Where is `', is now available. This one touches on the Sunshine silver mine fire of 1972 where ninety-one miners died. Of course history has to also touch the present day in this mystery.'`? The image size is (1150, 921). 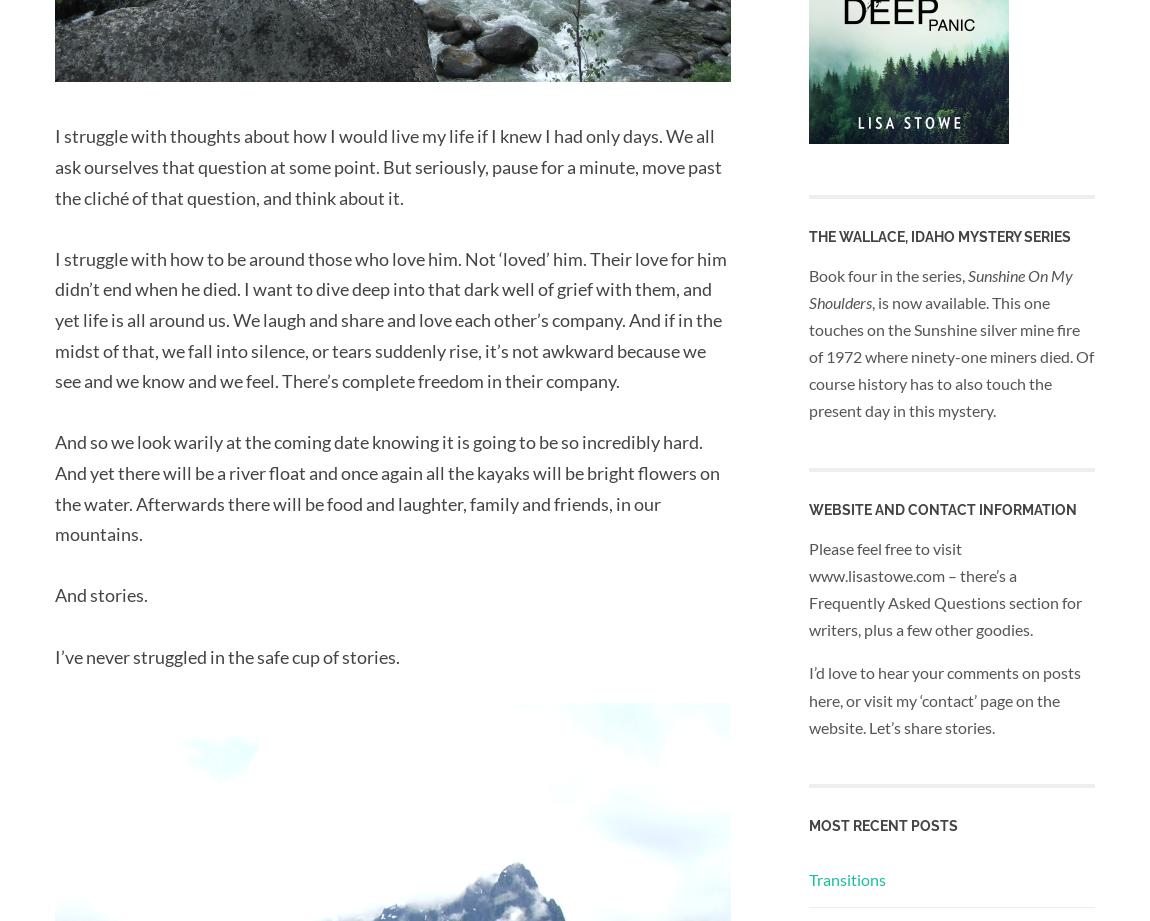
', is now available. This one touches on the Sunshine silver mine fire of 1972 where ninety-one miners died. Of course history has to also touch the present day in this mystery.' is located at coordinates (951, 355).